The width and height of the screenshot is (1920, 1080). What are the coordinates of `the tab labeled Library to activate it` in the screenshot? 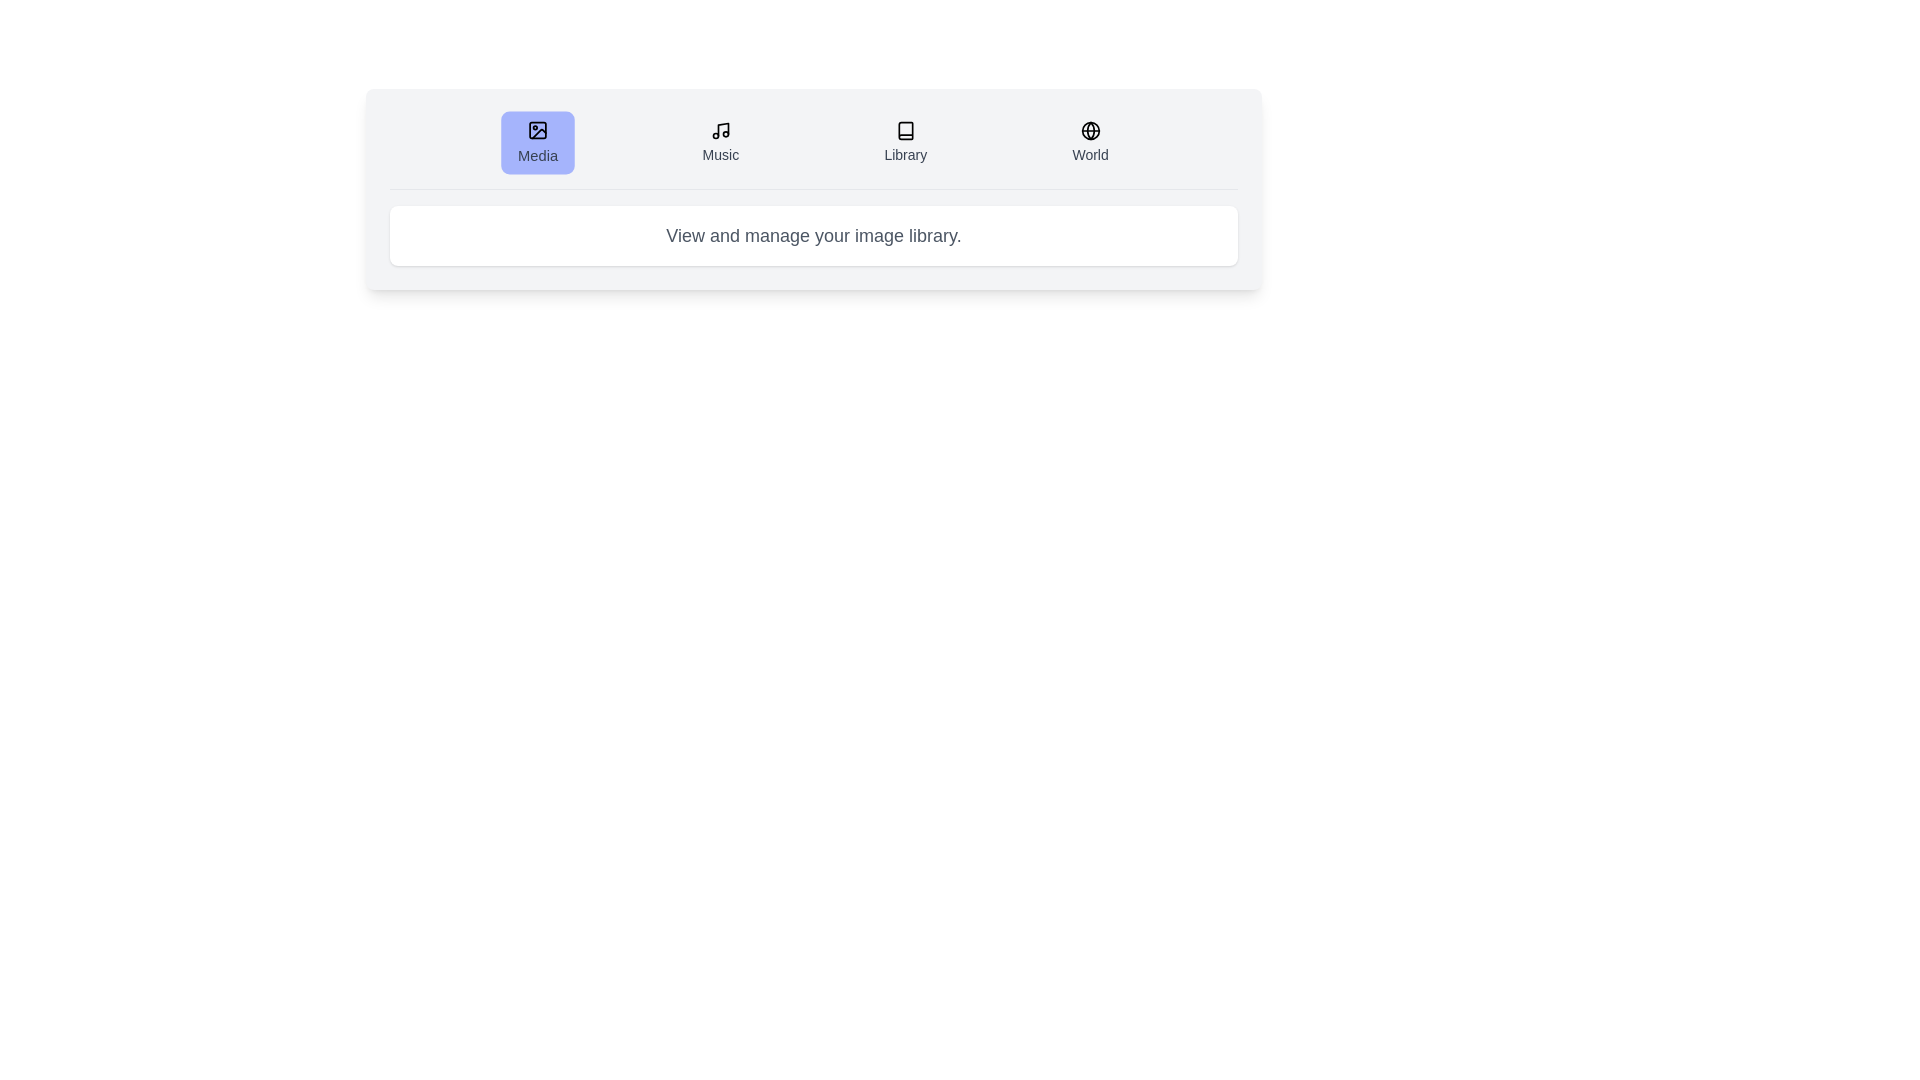 It's located at (905, 141).